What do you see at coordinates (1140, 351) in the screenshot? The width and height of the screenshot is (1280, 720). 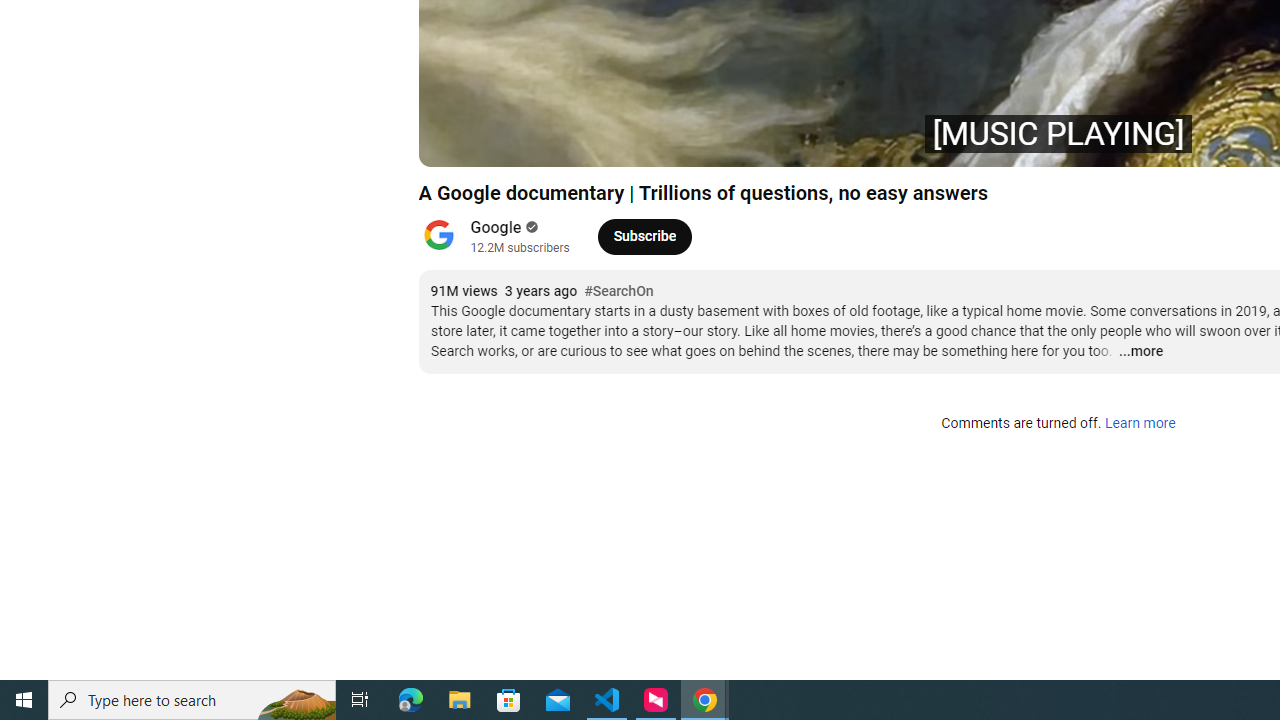 I see `'...more'` at bounding box center [1140, 351].